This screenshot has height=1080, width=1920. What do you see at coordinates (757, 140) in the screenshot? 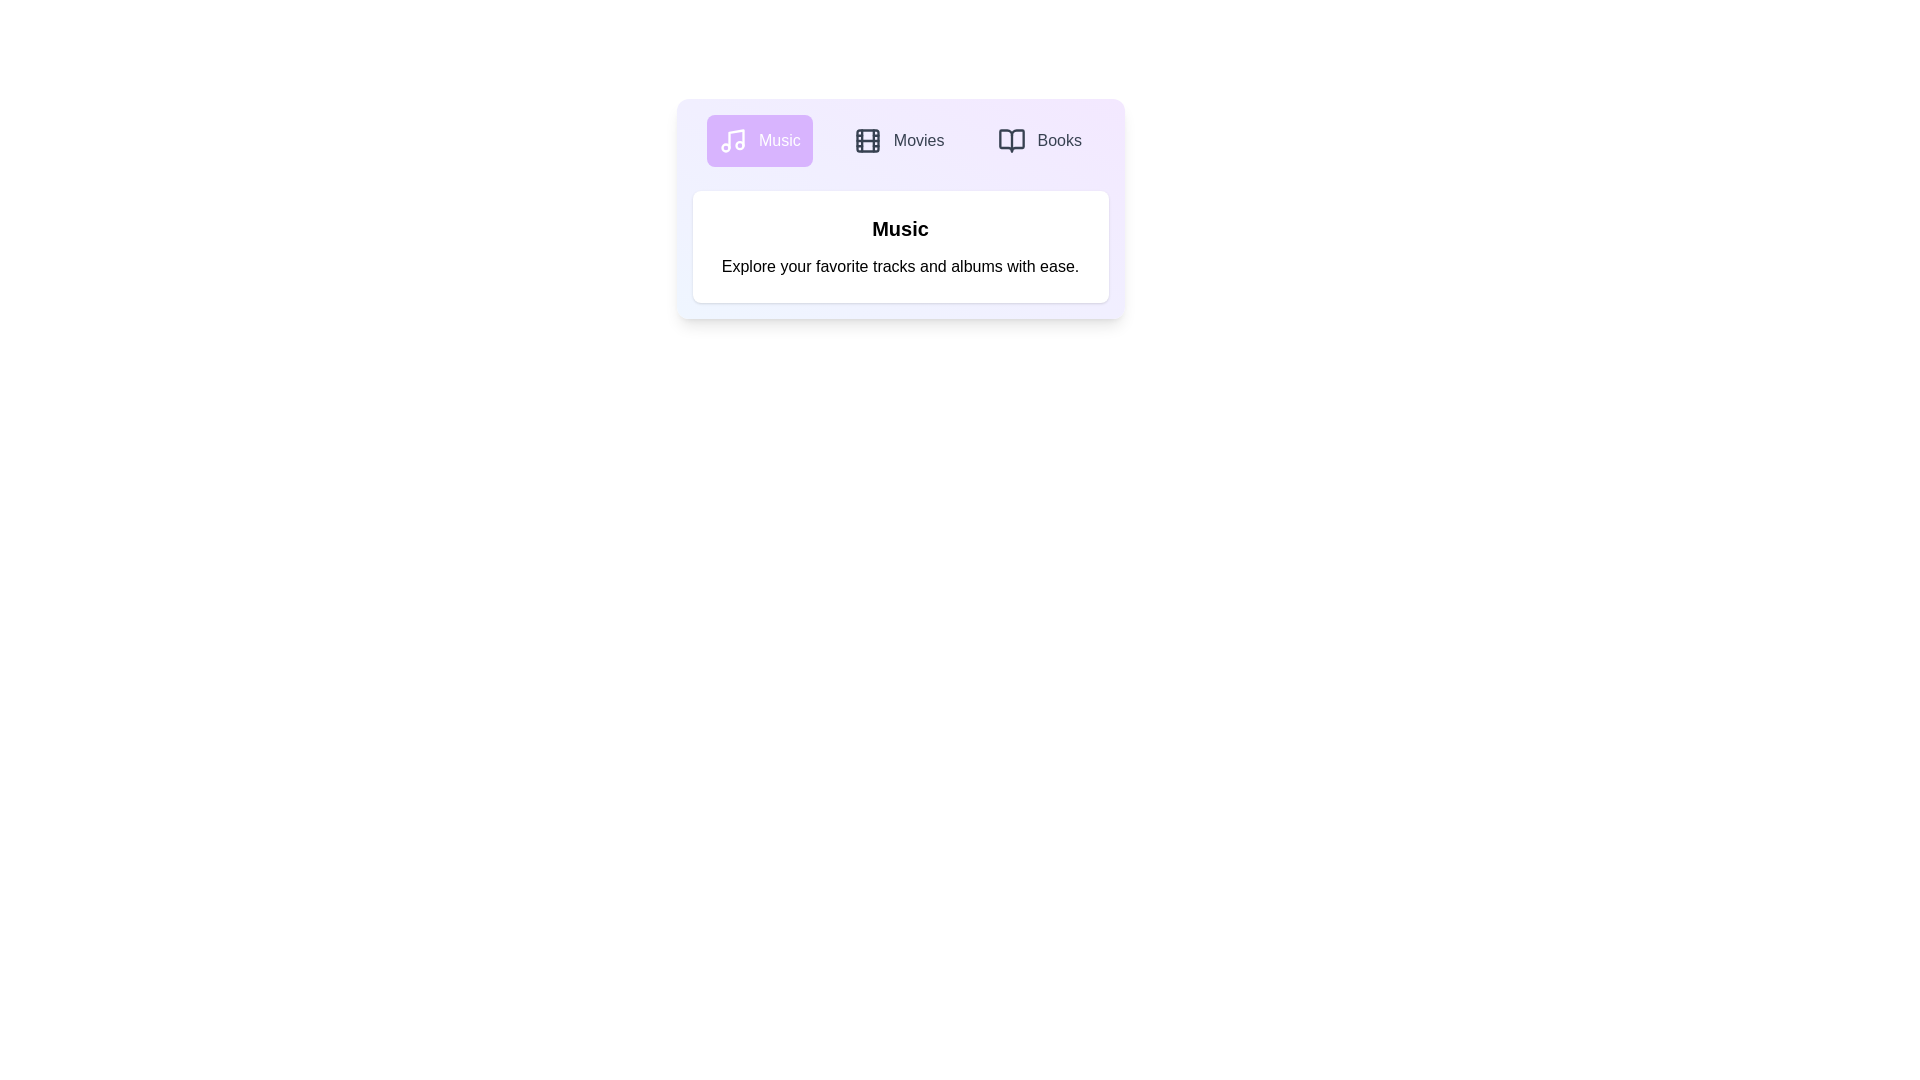
I see `the Music tab to explore its content` at bounding box center [757, 140].